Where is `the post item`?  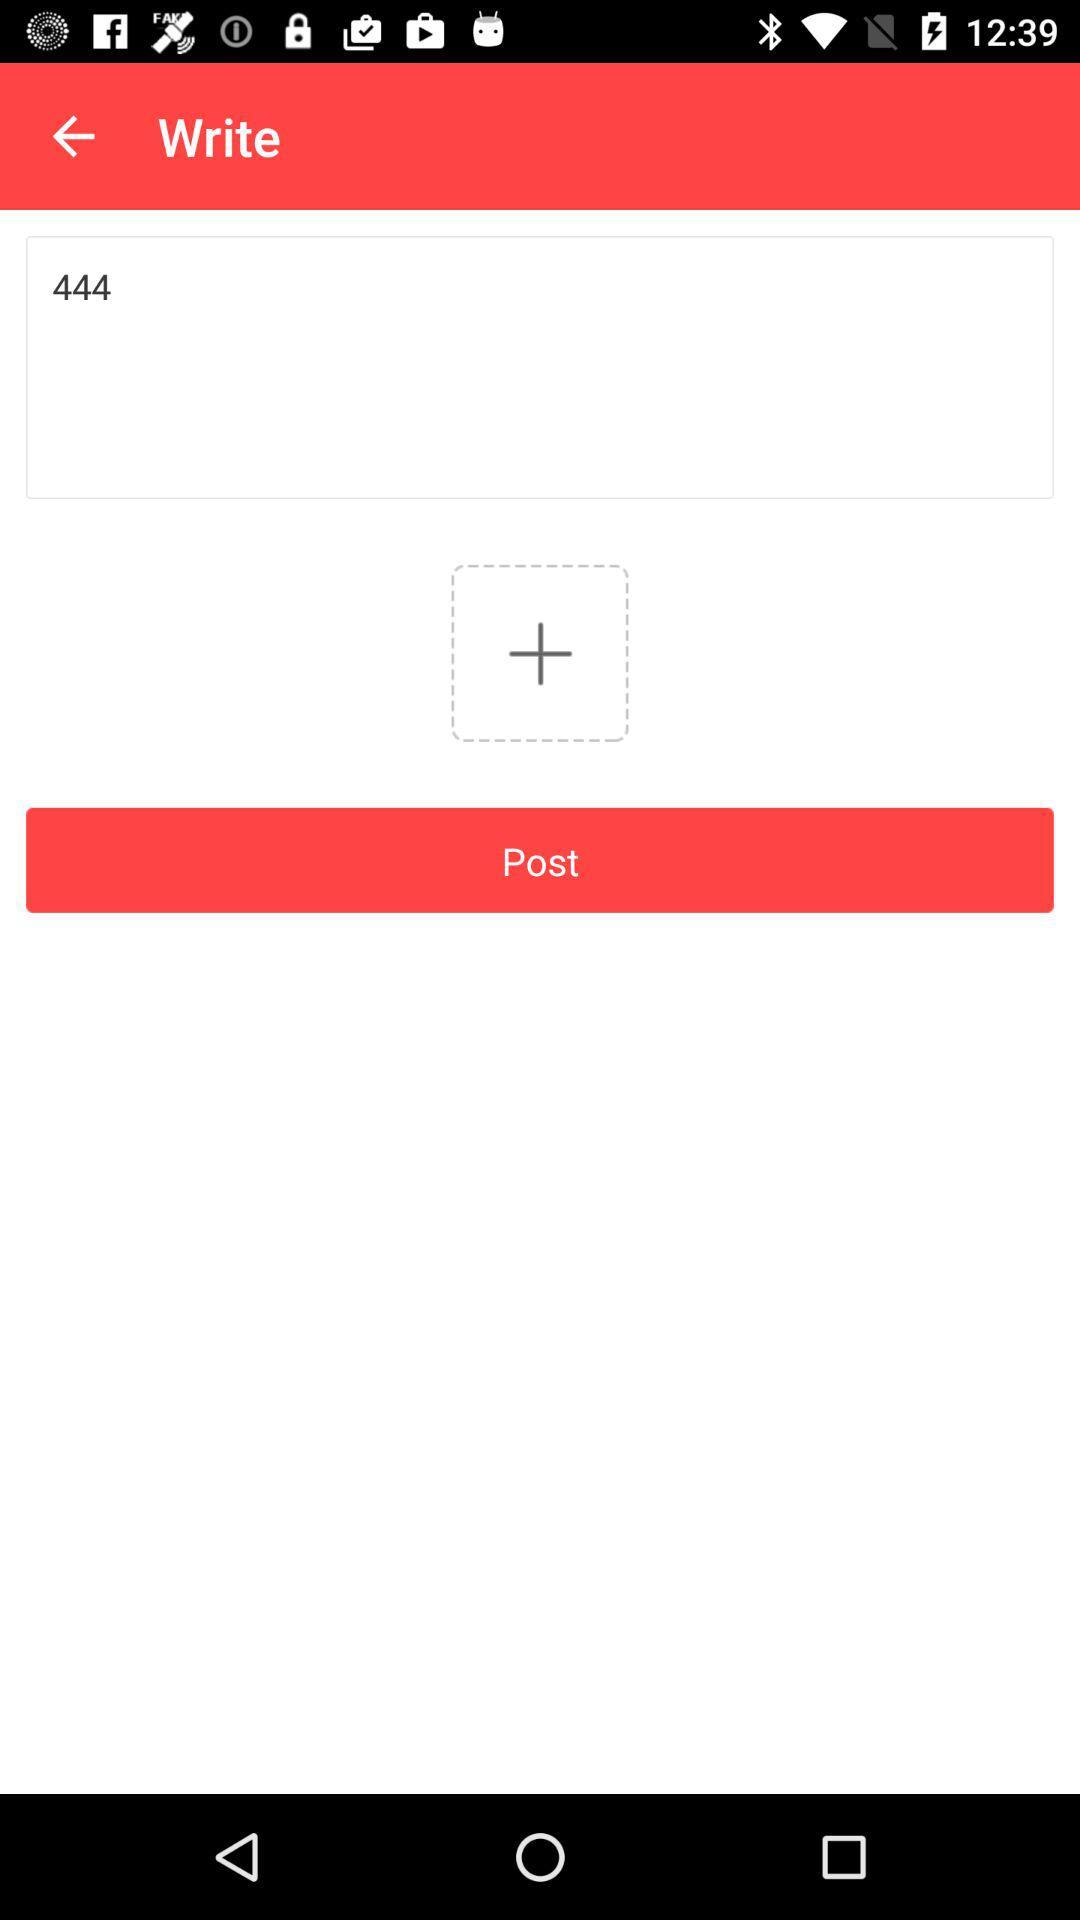
the post item is located at coordinates (540, 860).